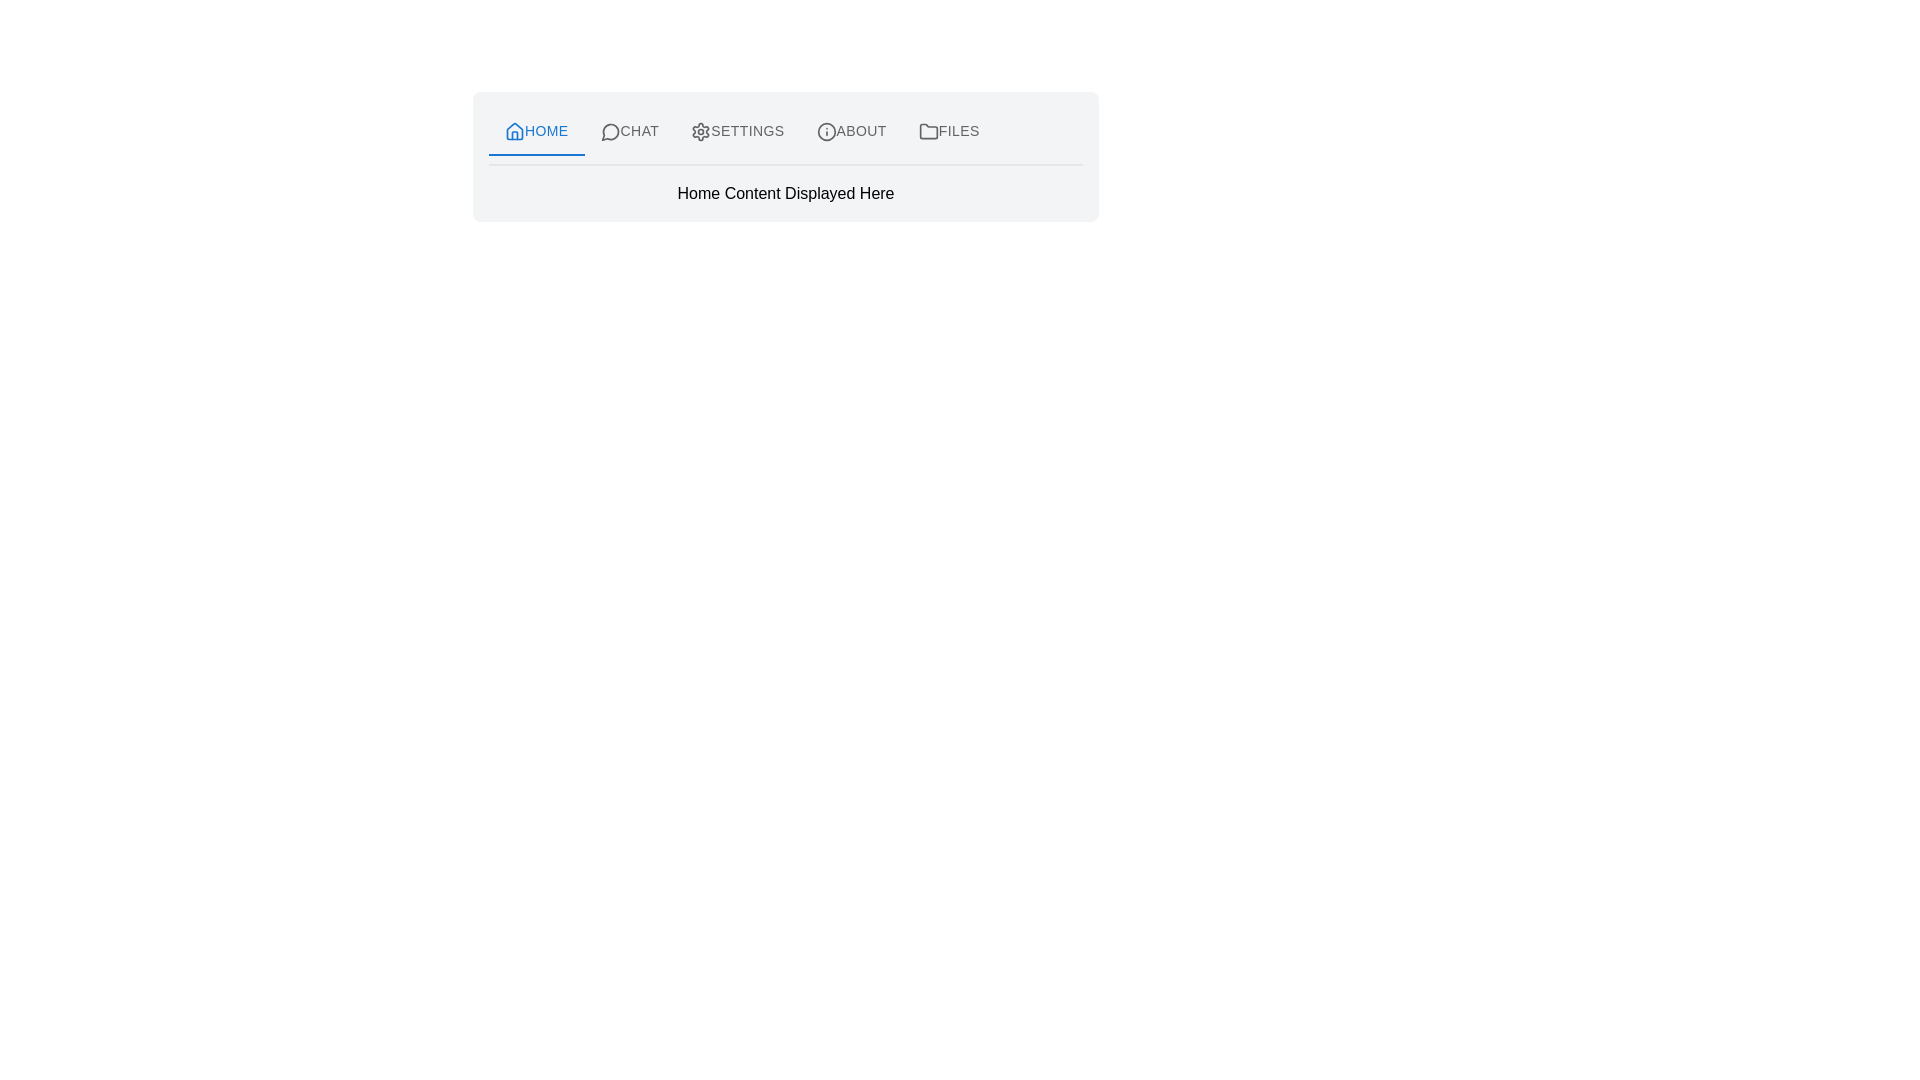 Image resolution: width=1920 pixels, height=1080 pixels. What do you see at coordinates (927, 131) in the screenshot?
I see `the 'FILES' icon in the top navigation bar, which serves as a visual representation for the 'FILES' section` at bounding box center [927, 131].